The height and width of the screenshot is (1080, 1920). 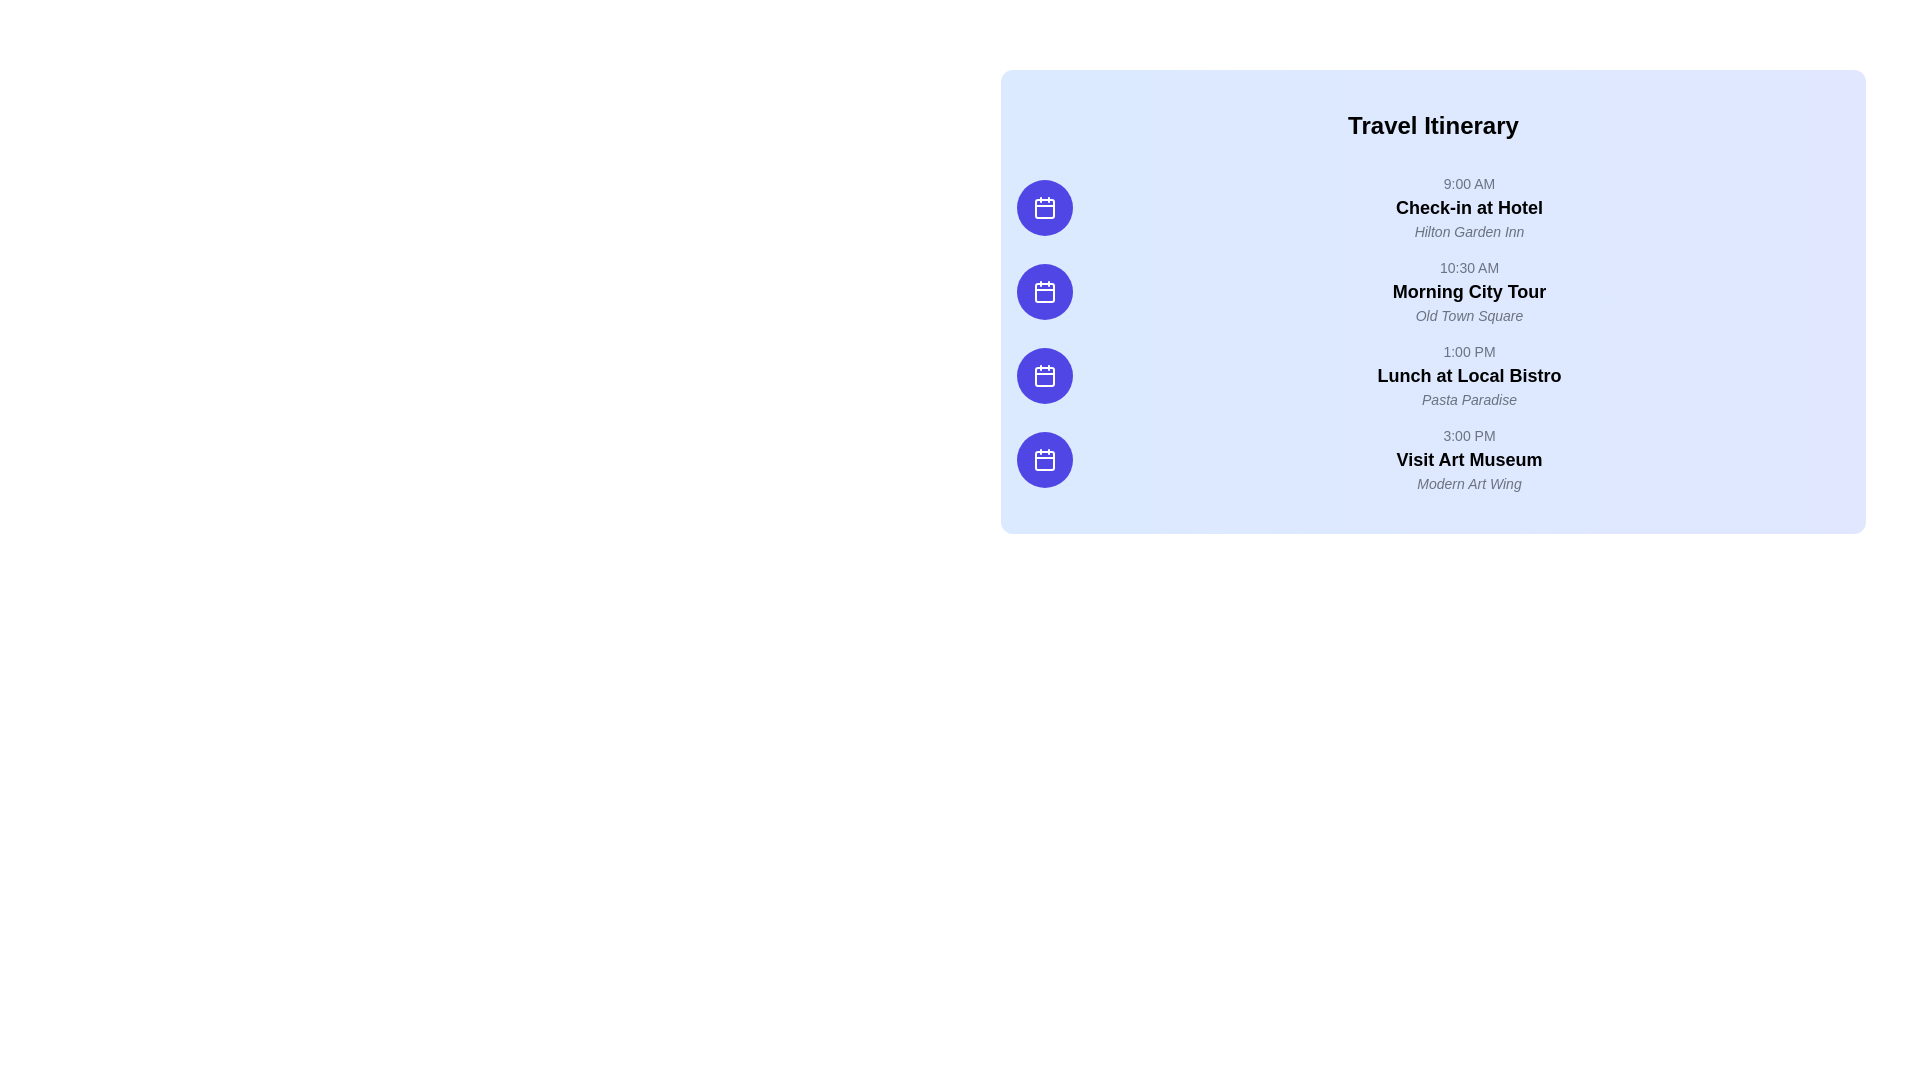 What do you see at coordinates (1044, 375) in the screenshot?
I see `the third calendar icon on the left side of the panel to interact with the 'Lunch at Local Bistro' itinerary event` at bounding box center [1044, 375].